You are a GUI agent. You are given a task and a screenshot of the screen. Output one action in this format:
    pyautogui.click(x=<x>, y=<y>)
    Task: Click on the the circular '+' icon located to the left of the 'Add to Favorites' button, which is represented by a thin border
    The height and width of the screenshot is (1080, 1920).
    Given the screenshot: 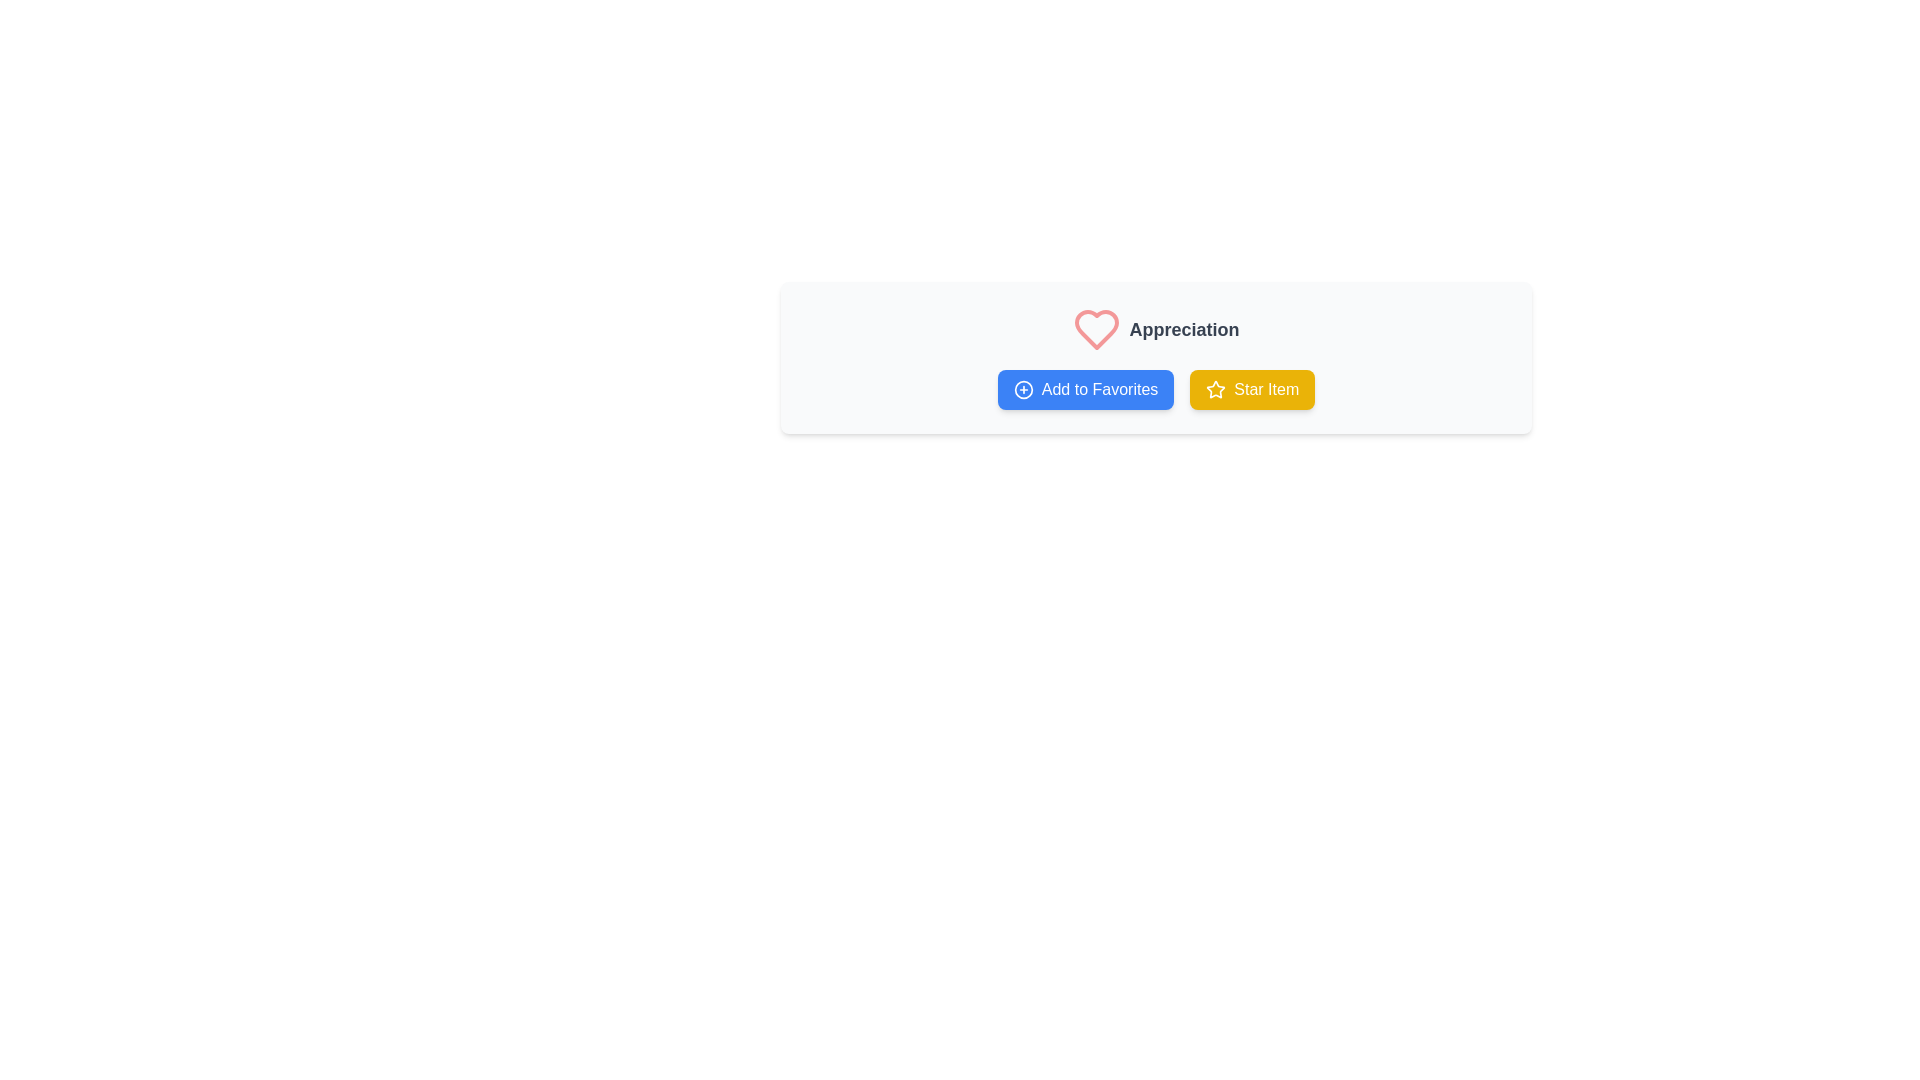 What is the action you would take?
    pyautogui.click(x=1023, y=389)
    